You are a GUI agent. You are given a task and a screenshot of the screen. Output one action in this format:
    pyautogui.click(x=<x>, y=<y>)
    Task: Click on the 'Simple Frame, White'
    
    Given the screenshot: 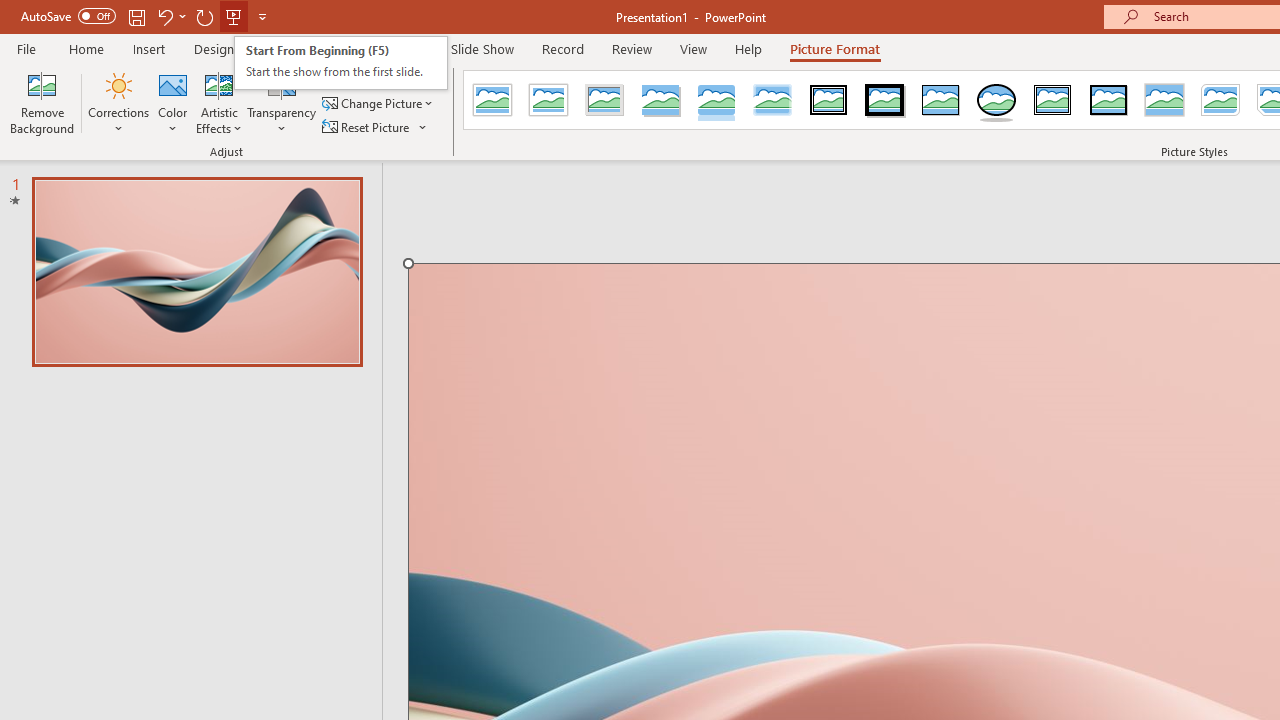 What is the action you would take?
    pyautogui.click(x=492, y=100)
    